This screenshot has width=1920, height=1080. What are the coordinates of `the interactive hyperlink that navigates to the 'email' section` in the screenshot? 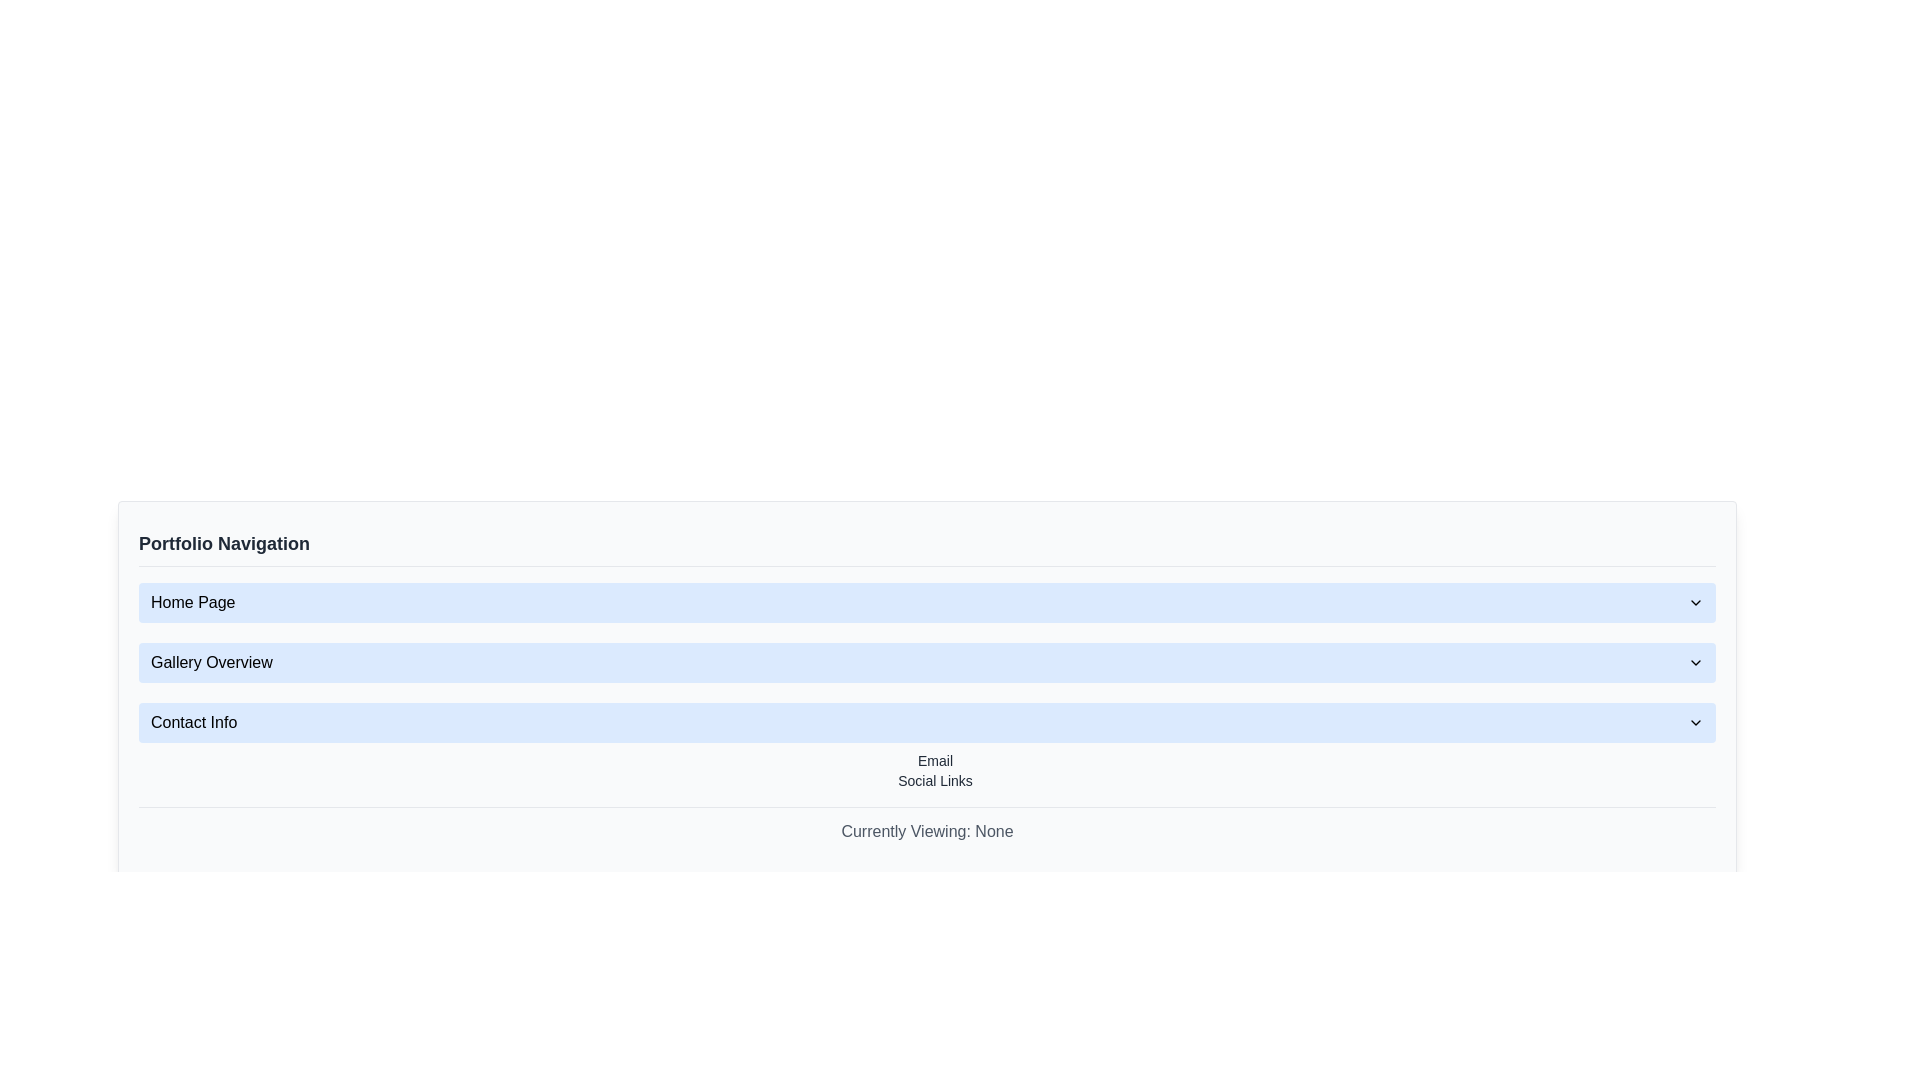 It's located at (934, 760).